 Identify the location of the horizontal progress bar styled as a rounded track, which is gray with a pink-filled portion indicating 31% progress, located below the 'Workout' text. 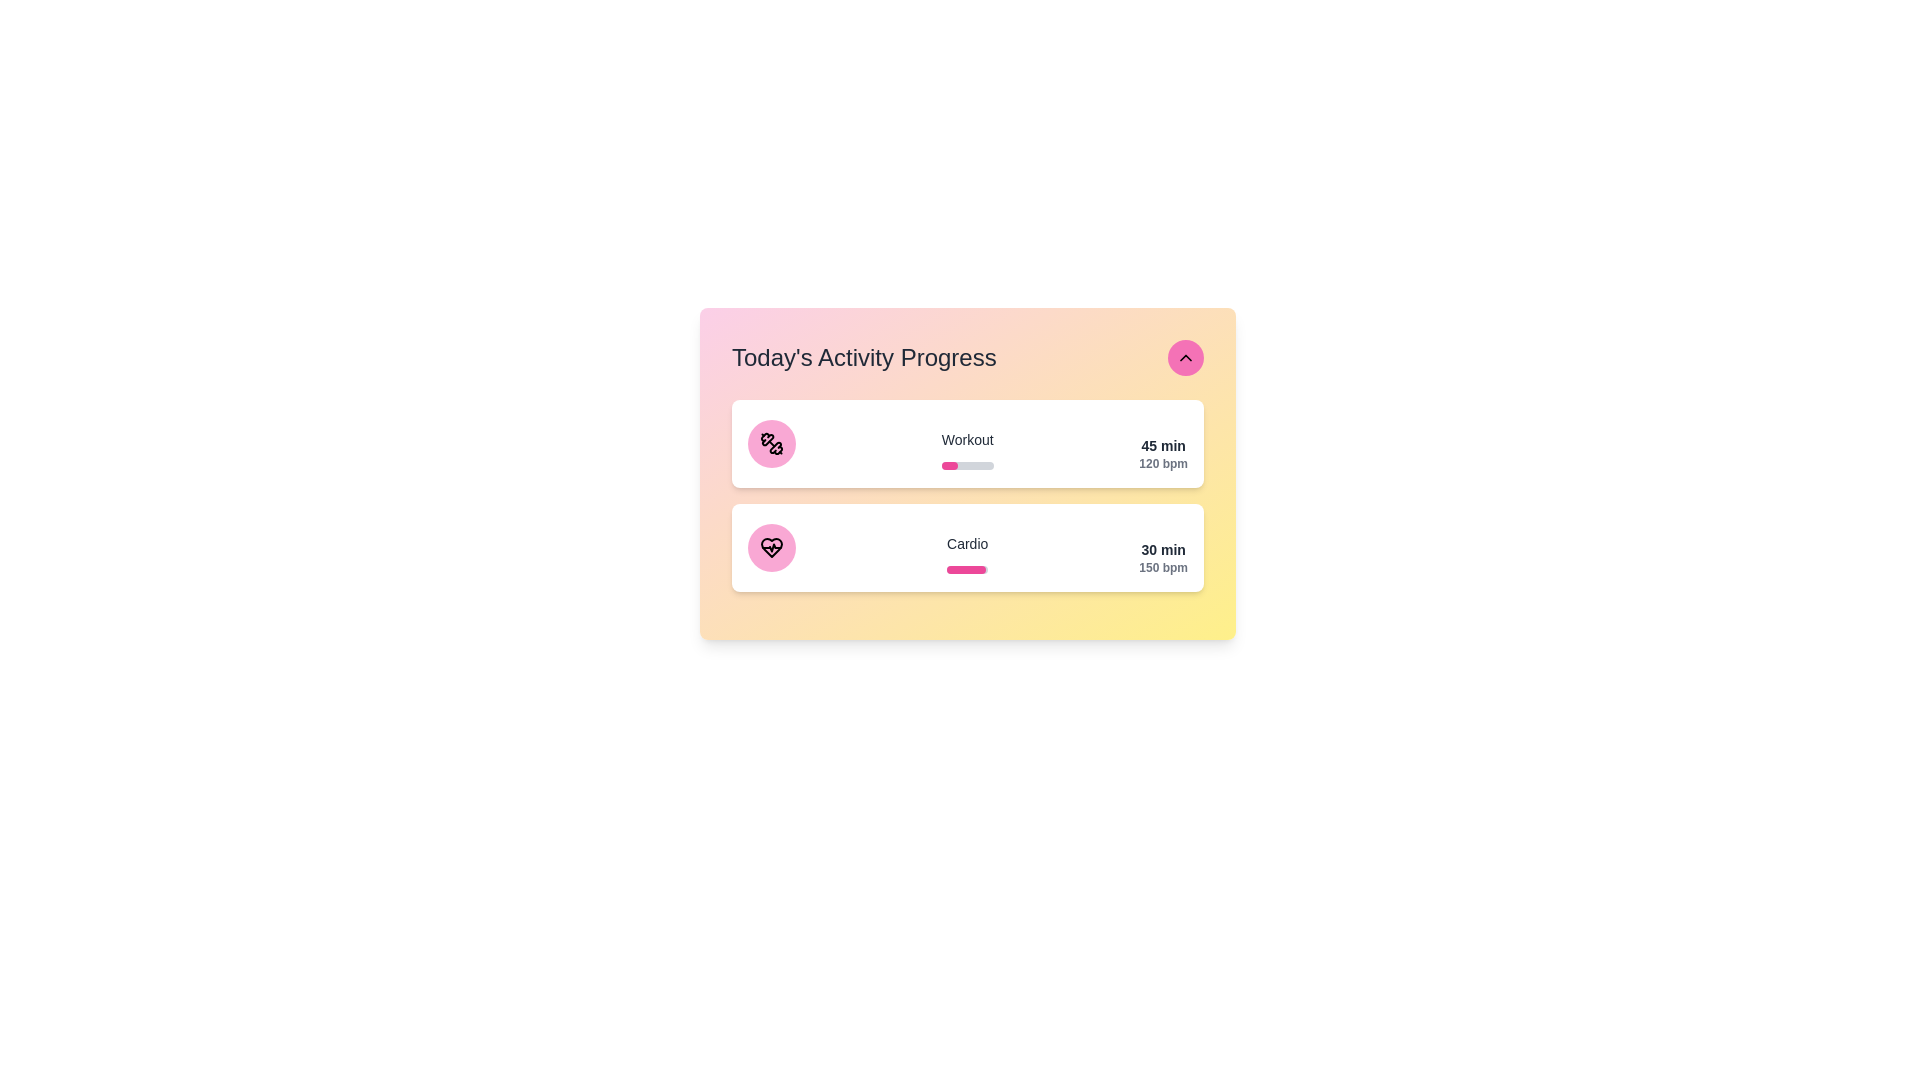
(967, 466).